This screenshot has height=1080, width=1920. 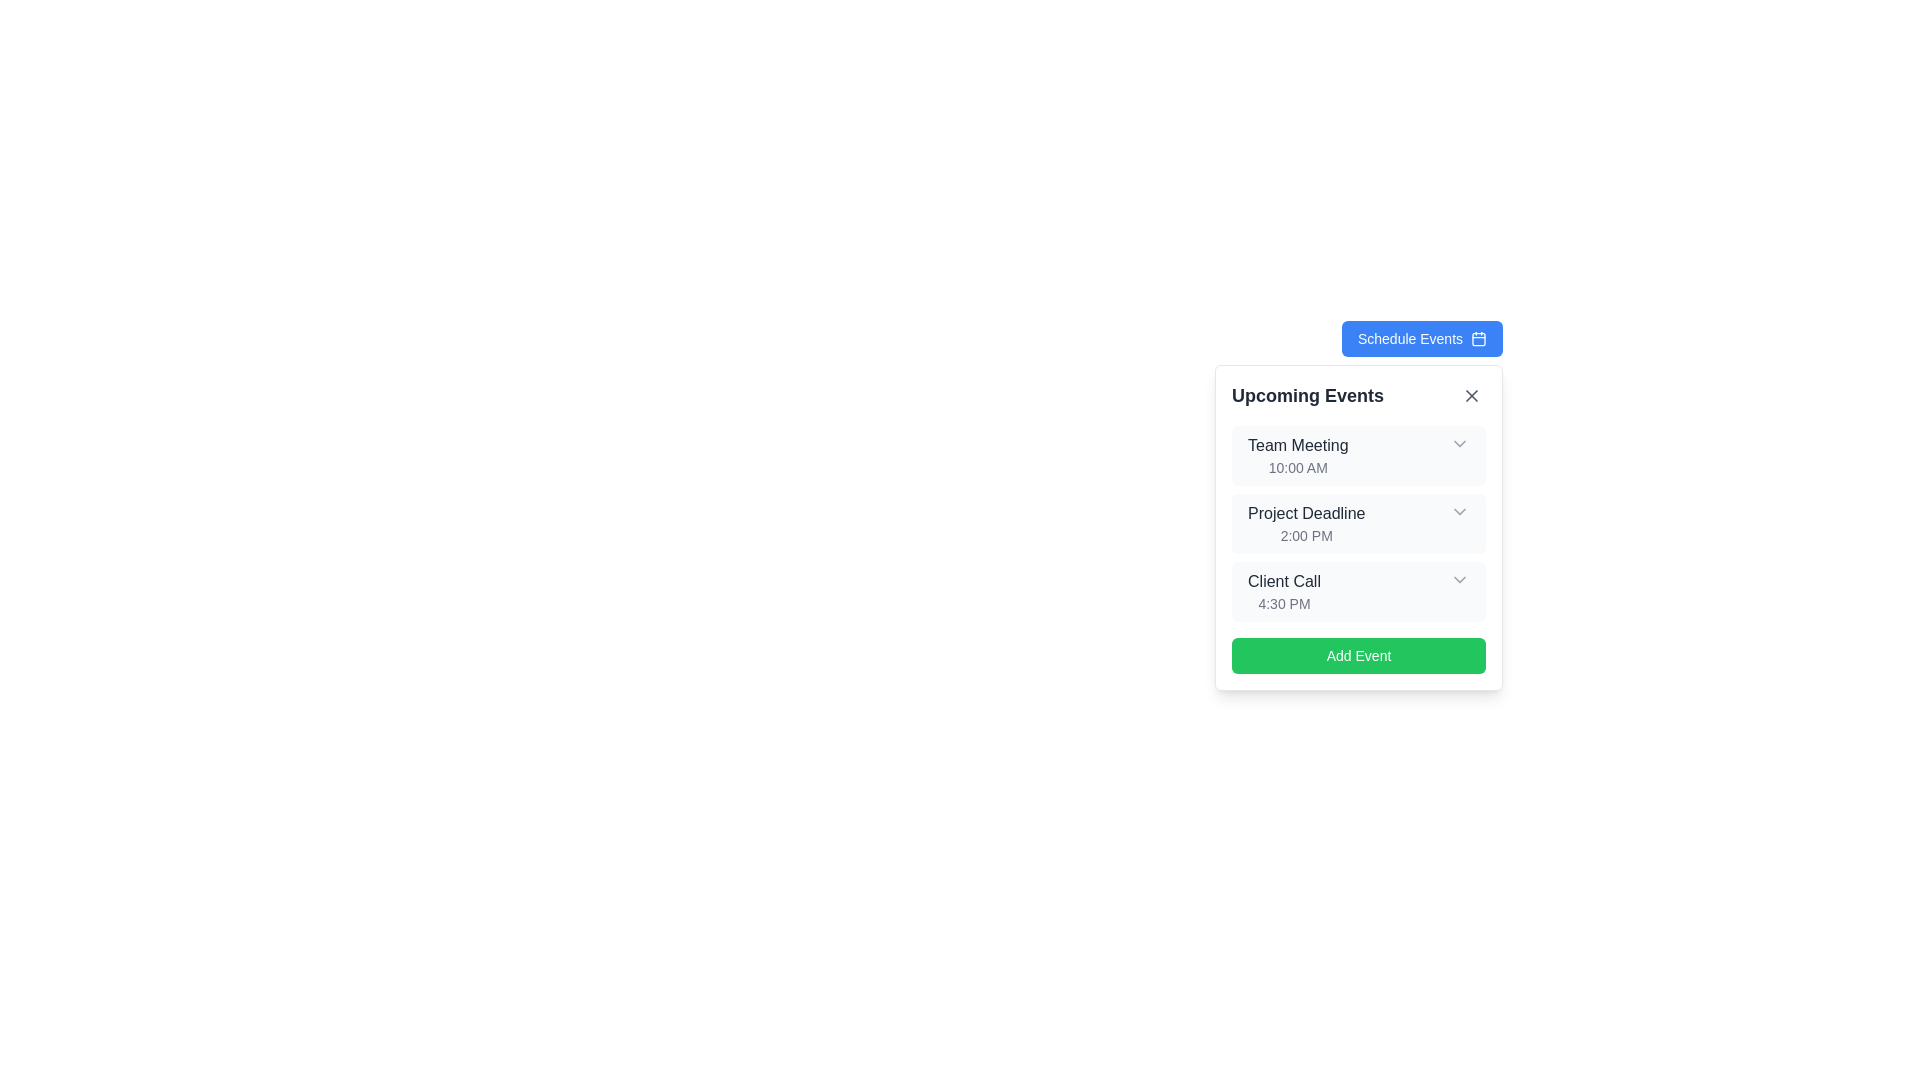 What do you see at coordinates (1284, 603) in the screenshot?
I see `the static text label displaying the timestamp '4:30 PM' located below the 'Client Call' header within a card-like interface` at bounding box center [1284, 603].